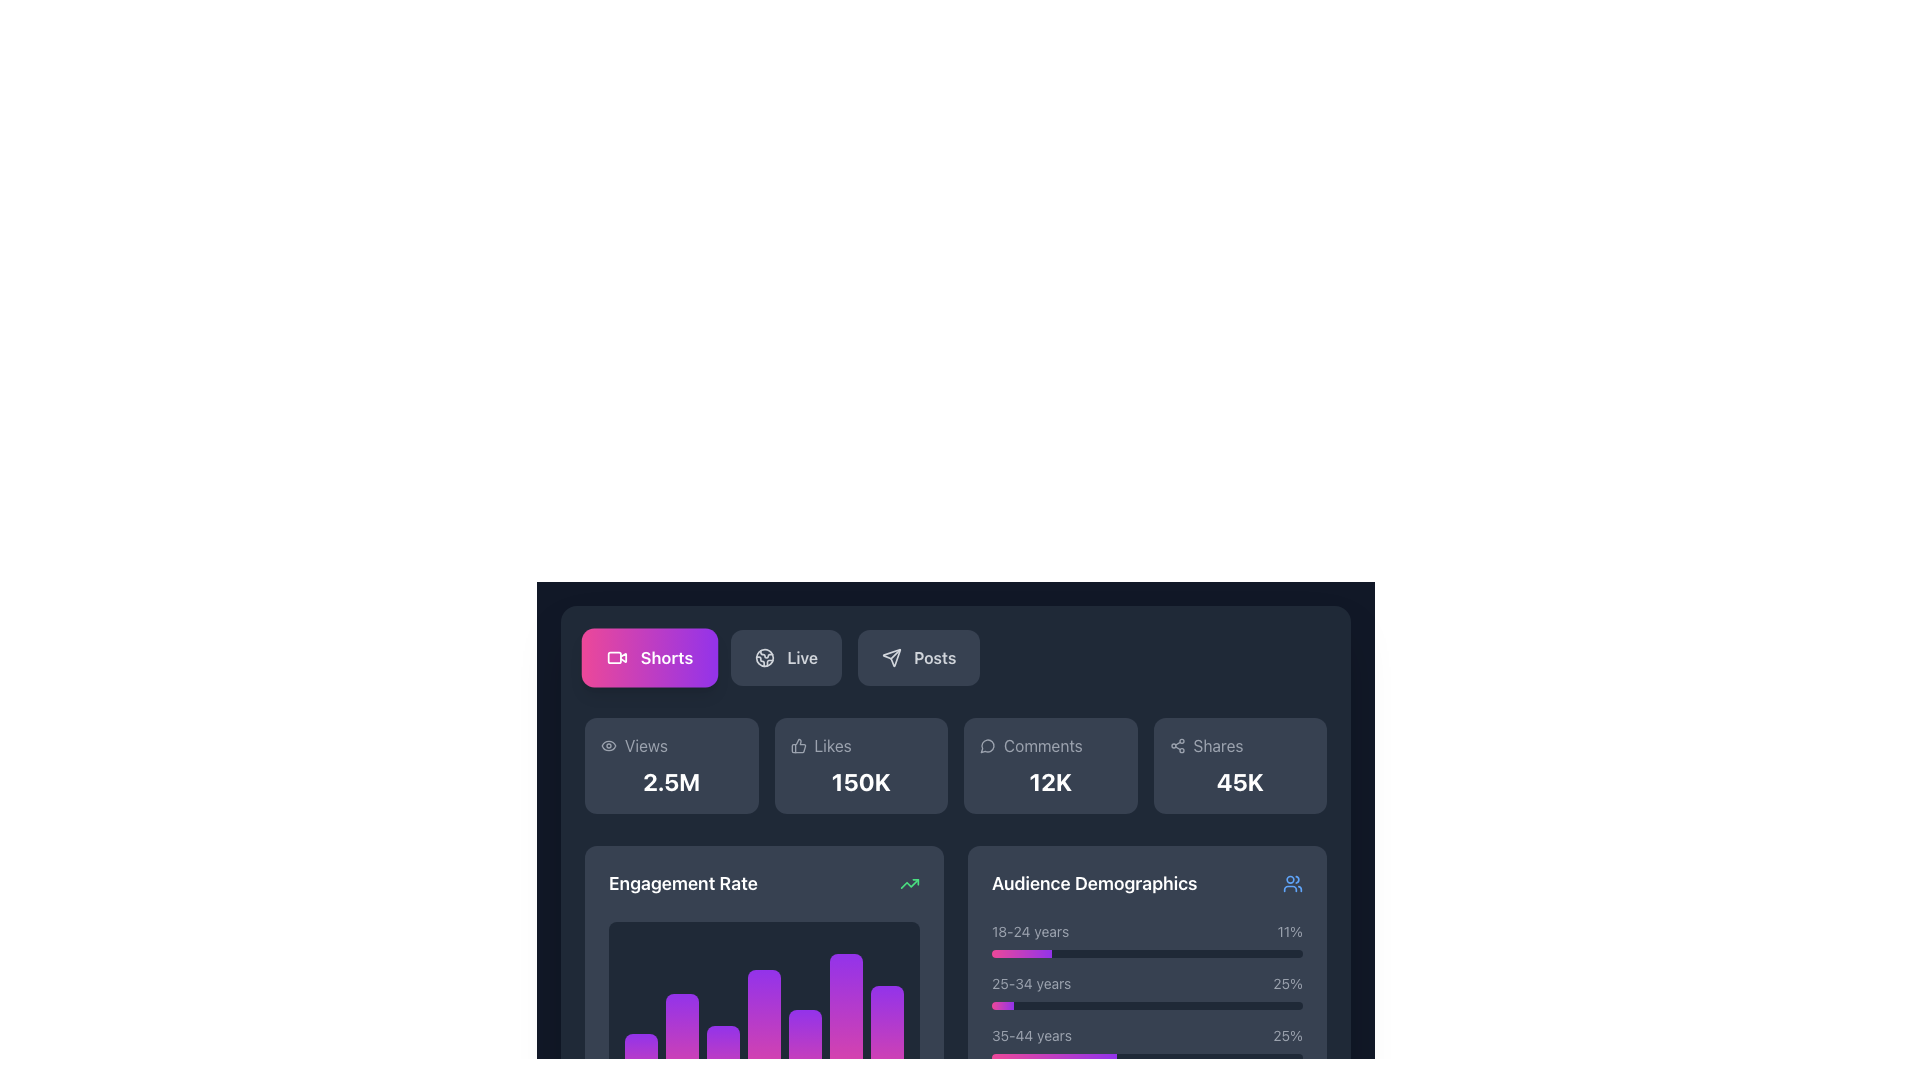 Image resolution: width=1920 pixels, height=1080 pixels. Describe the element at coordinates (646, 745) in the screenshot. I see `the text label element displaying 'Views' in gray color, which is positioned to the right of an eye icon and above the numeric value representing view counts` at that location.